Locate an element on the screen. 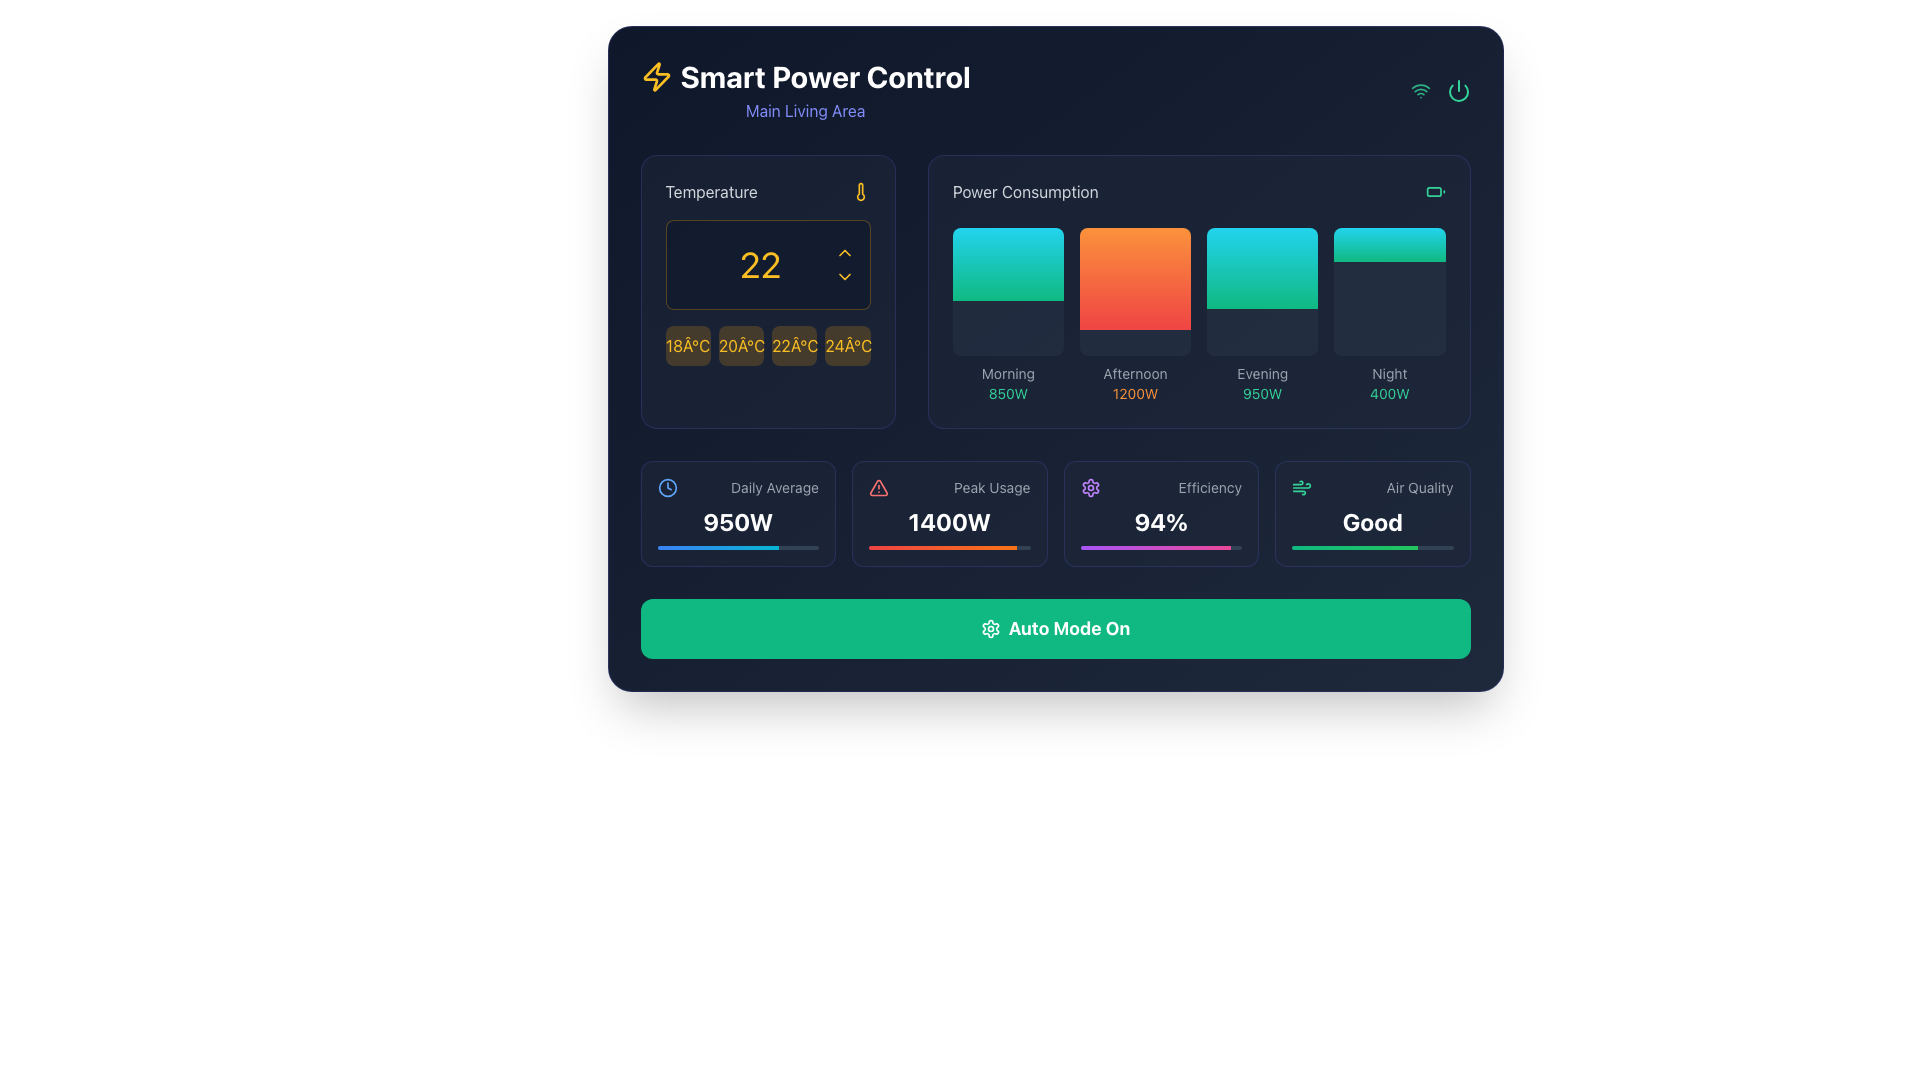 Image resolution: width=1920 pixels, height=1080 pixels. efficiency value displayed in the Informative panel, which shows '94%' in bold white text is located at coordinates (1161, 512).